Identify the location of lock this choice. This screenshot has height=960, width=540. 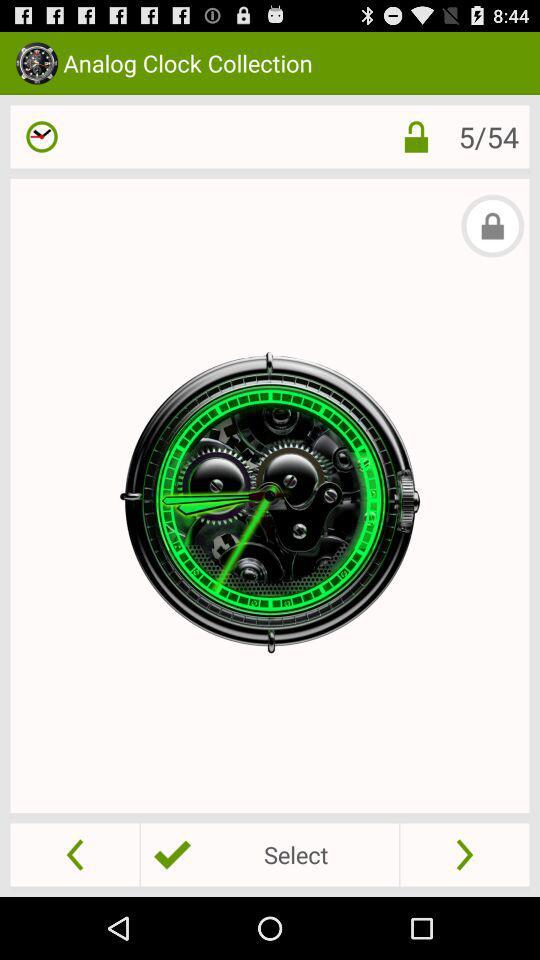
(415, 135).